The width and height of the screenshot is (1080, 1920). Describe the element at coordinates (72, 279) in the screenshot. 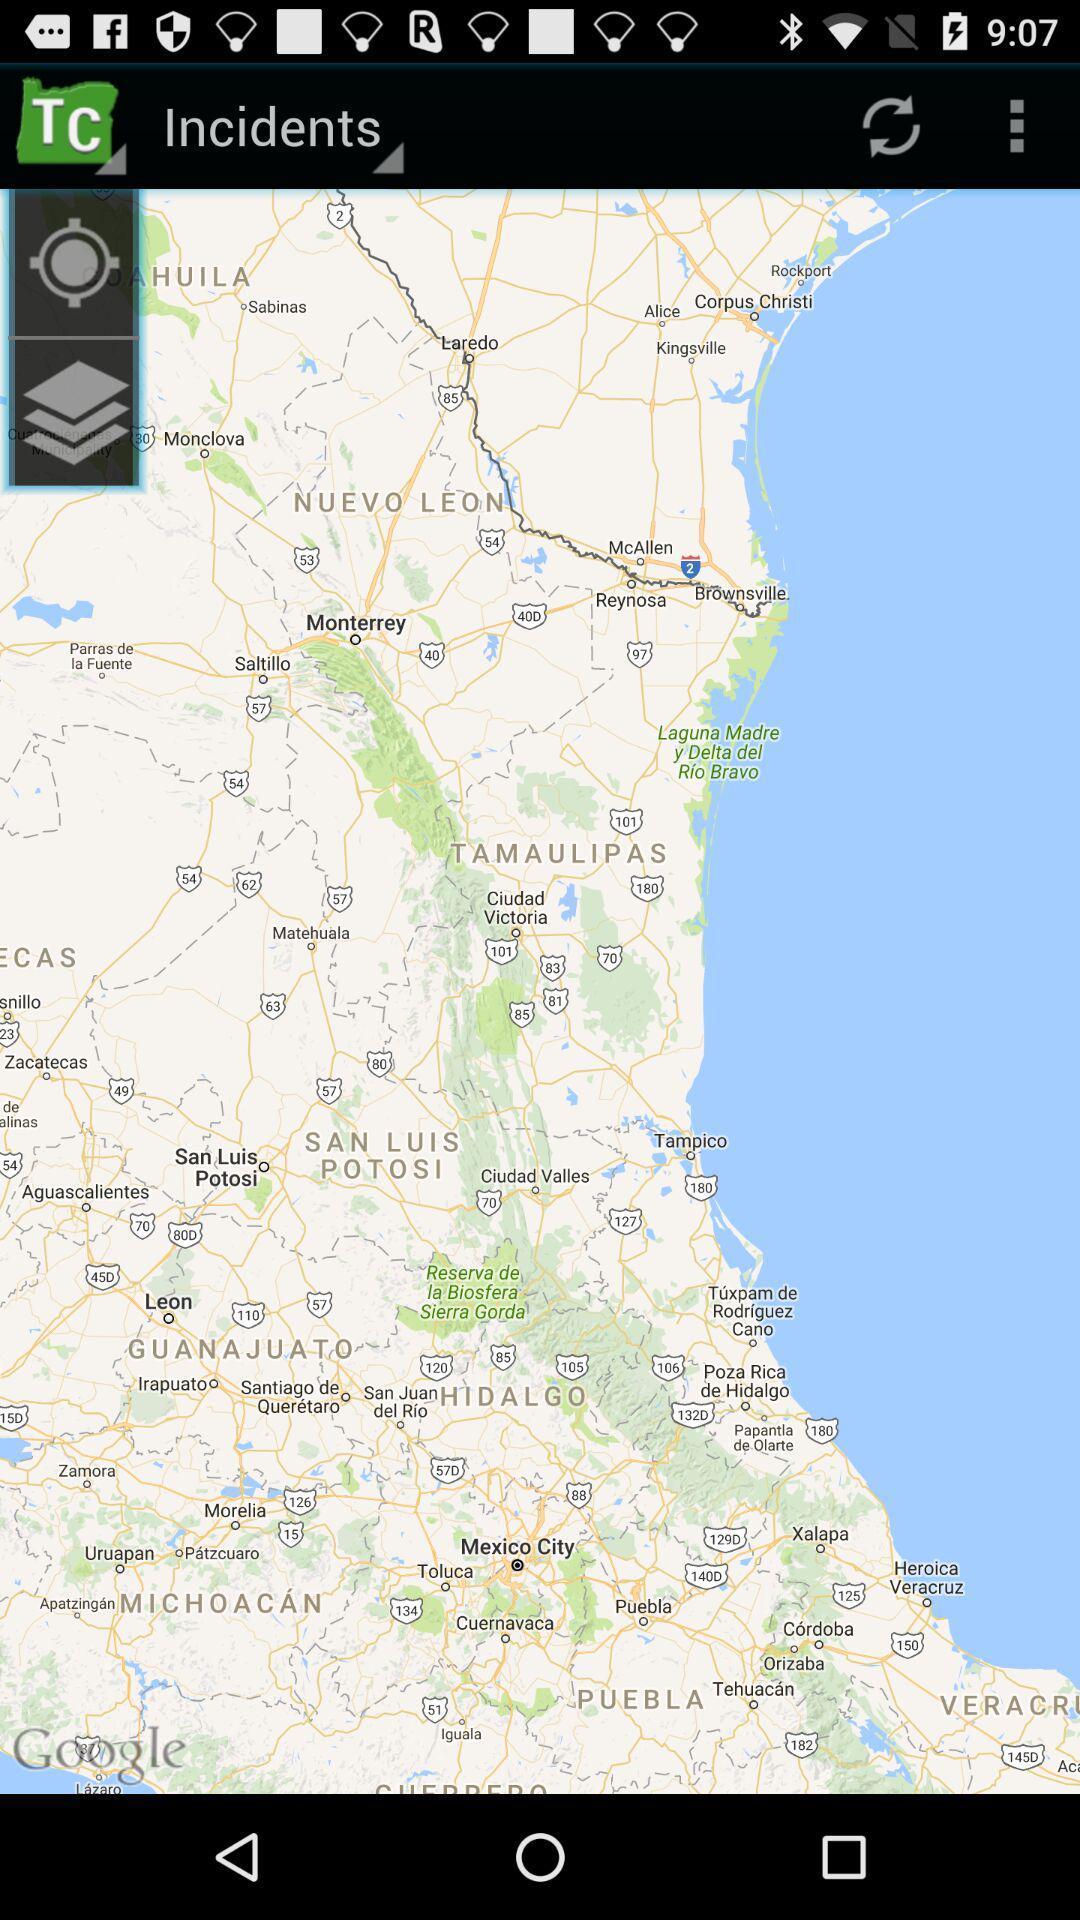

I see `the location_crosshair icon` at that location.